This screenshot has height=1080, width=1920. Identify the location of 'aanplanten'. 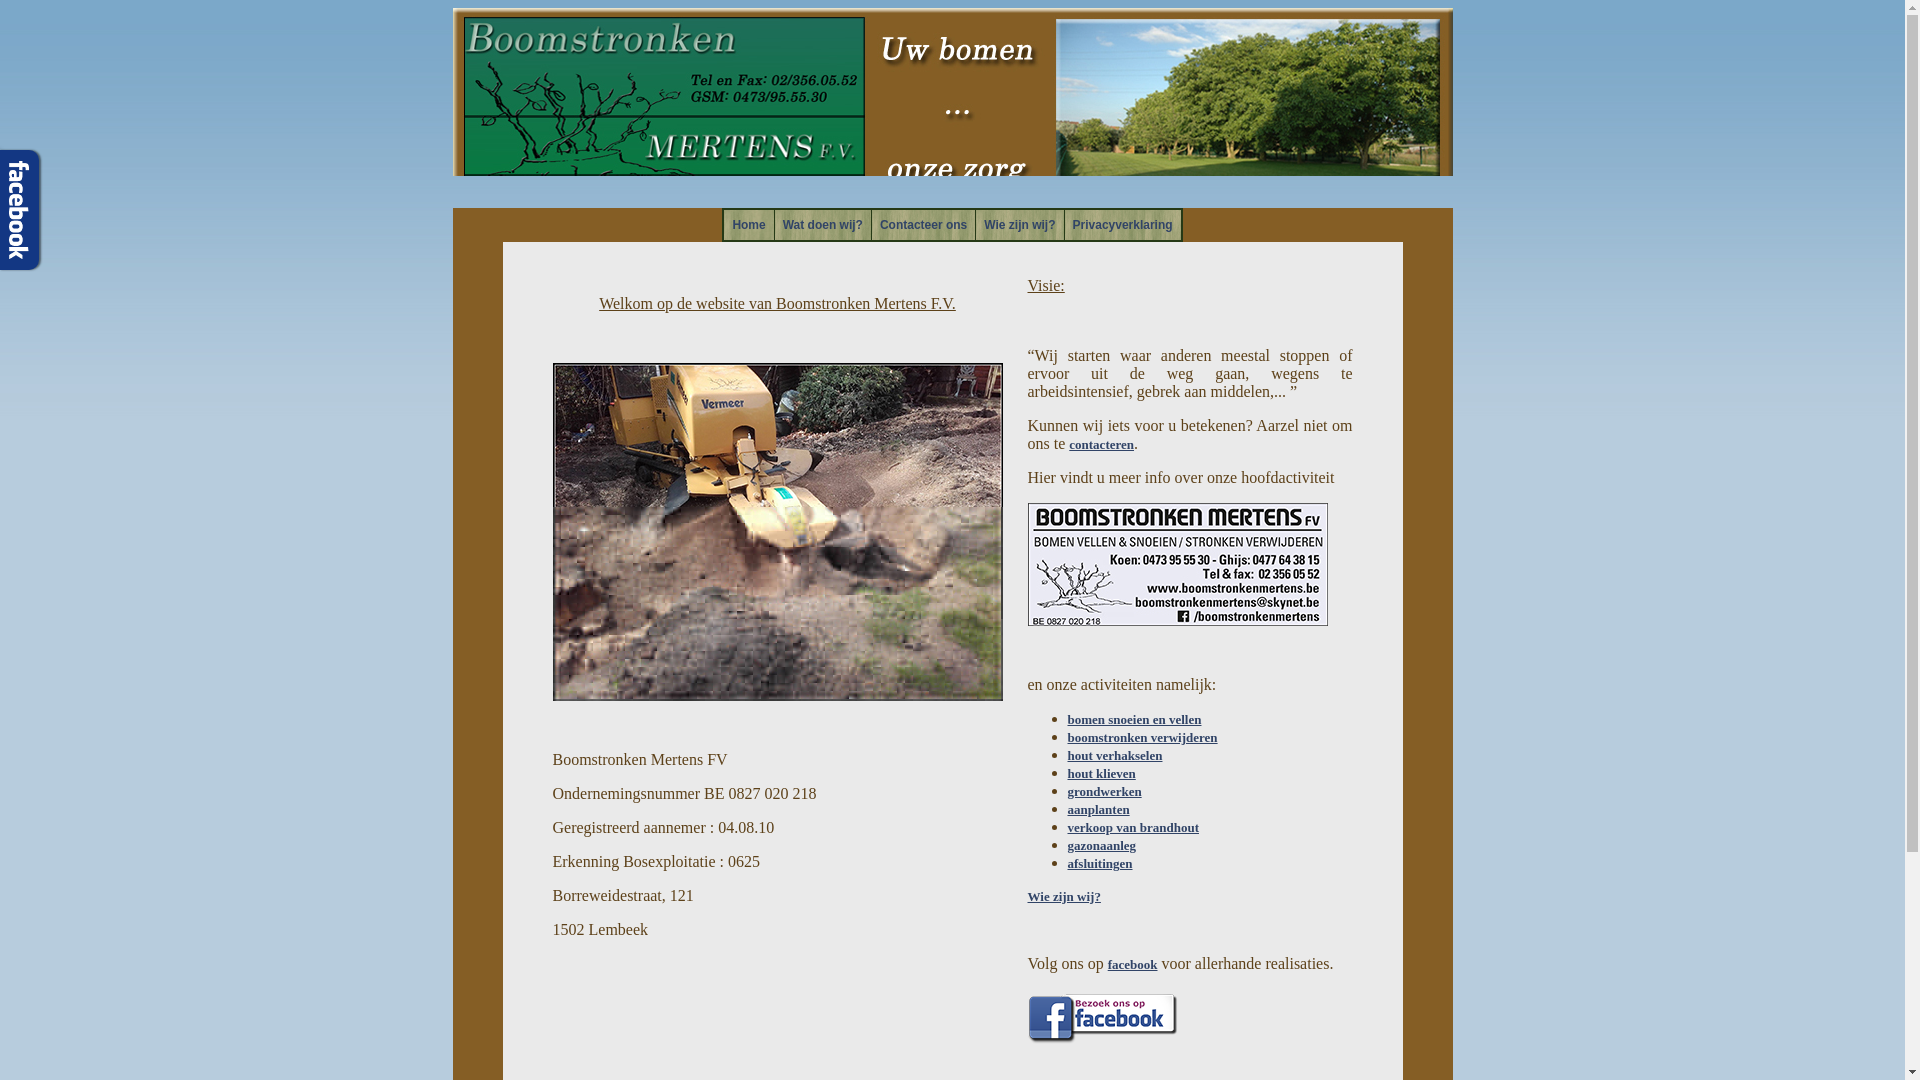
(1098, 808).